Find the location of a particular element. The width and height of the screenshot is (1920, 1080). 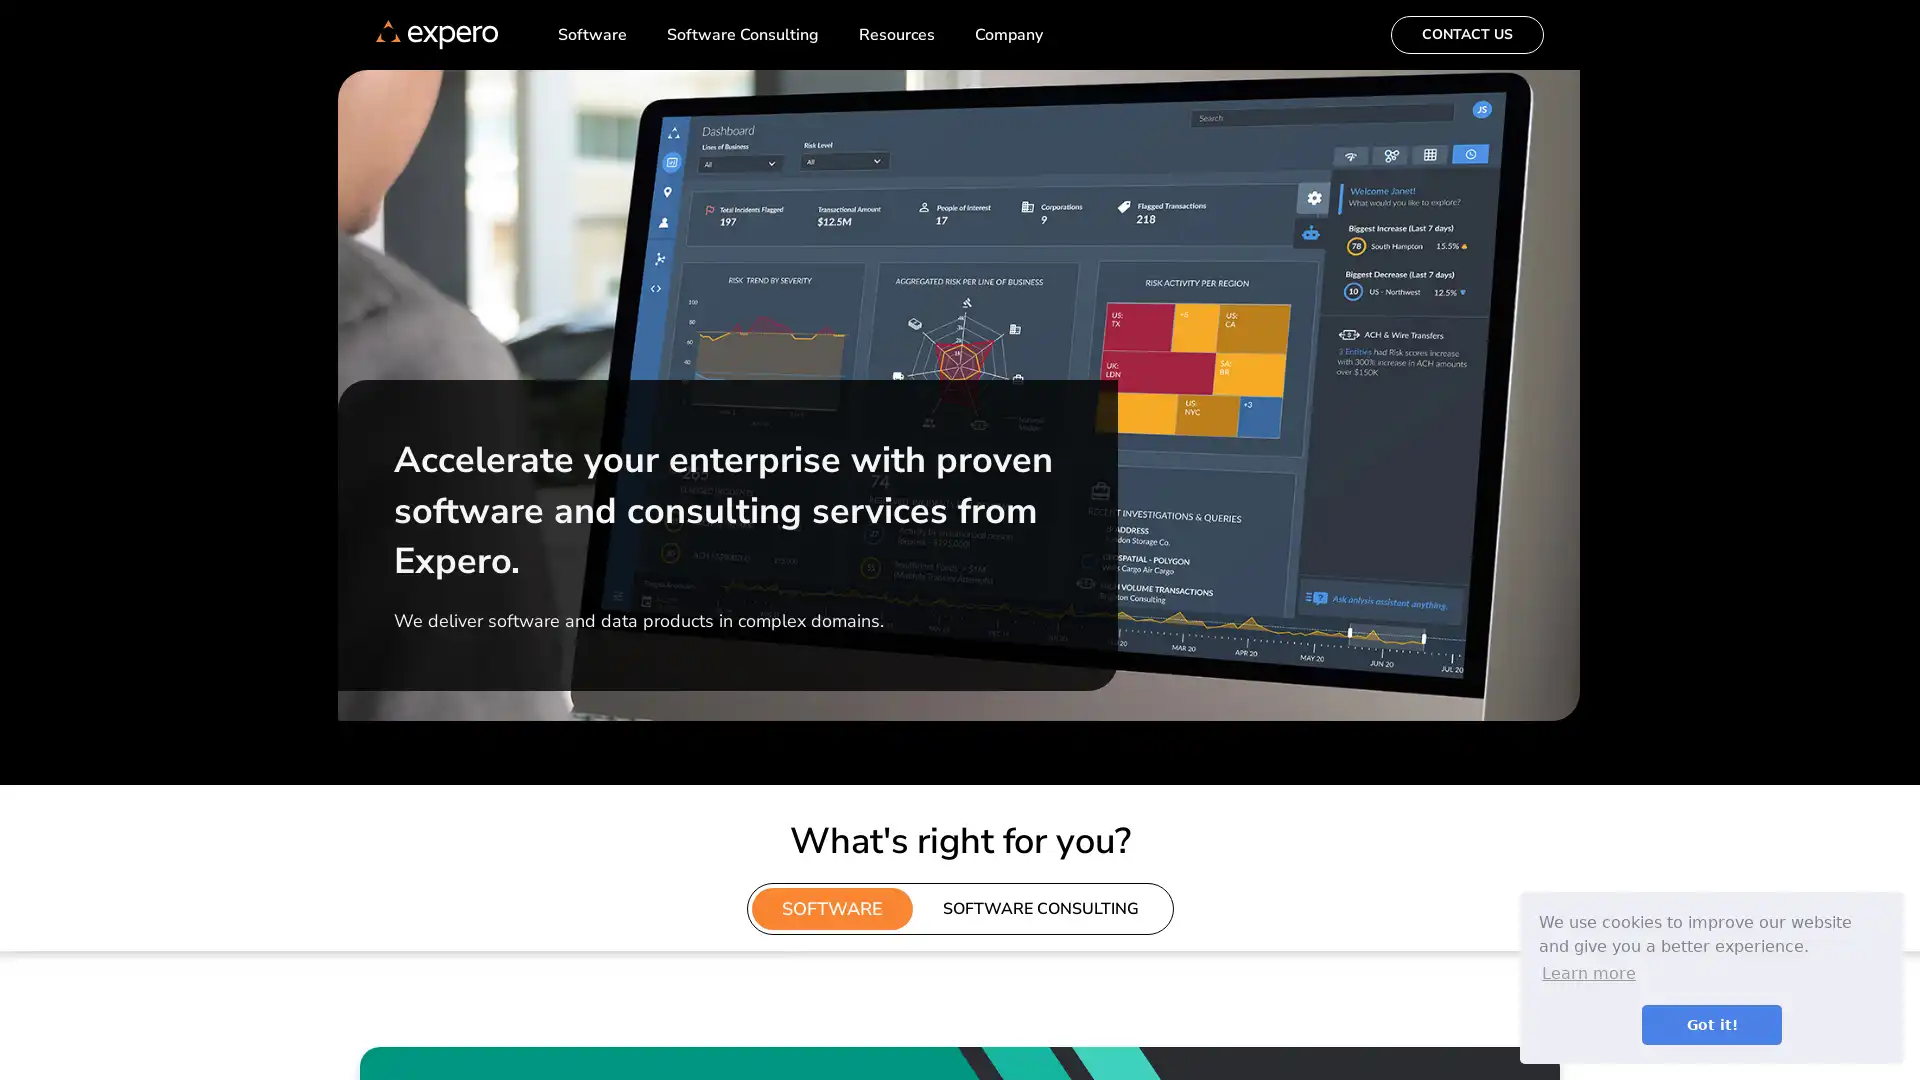

dismiss cookie message is located at coordinates (1711, 1024).